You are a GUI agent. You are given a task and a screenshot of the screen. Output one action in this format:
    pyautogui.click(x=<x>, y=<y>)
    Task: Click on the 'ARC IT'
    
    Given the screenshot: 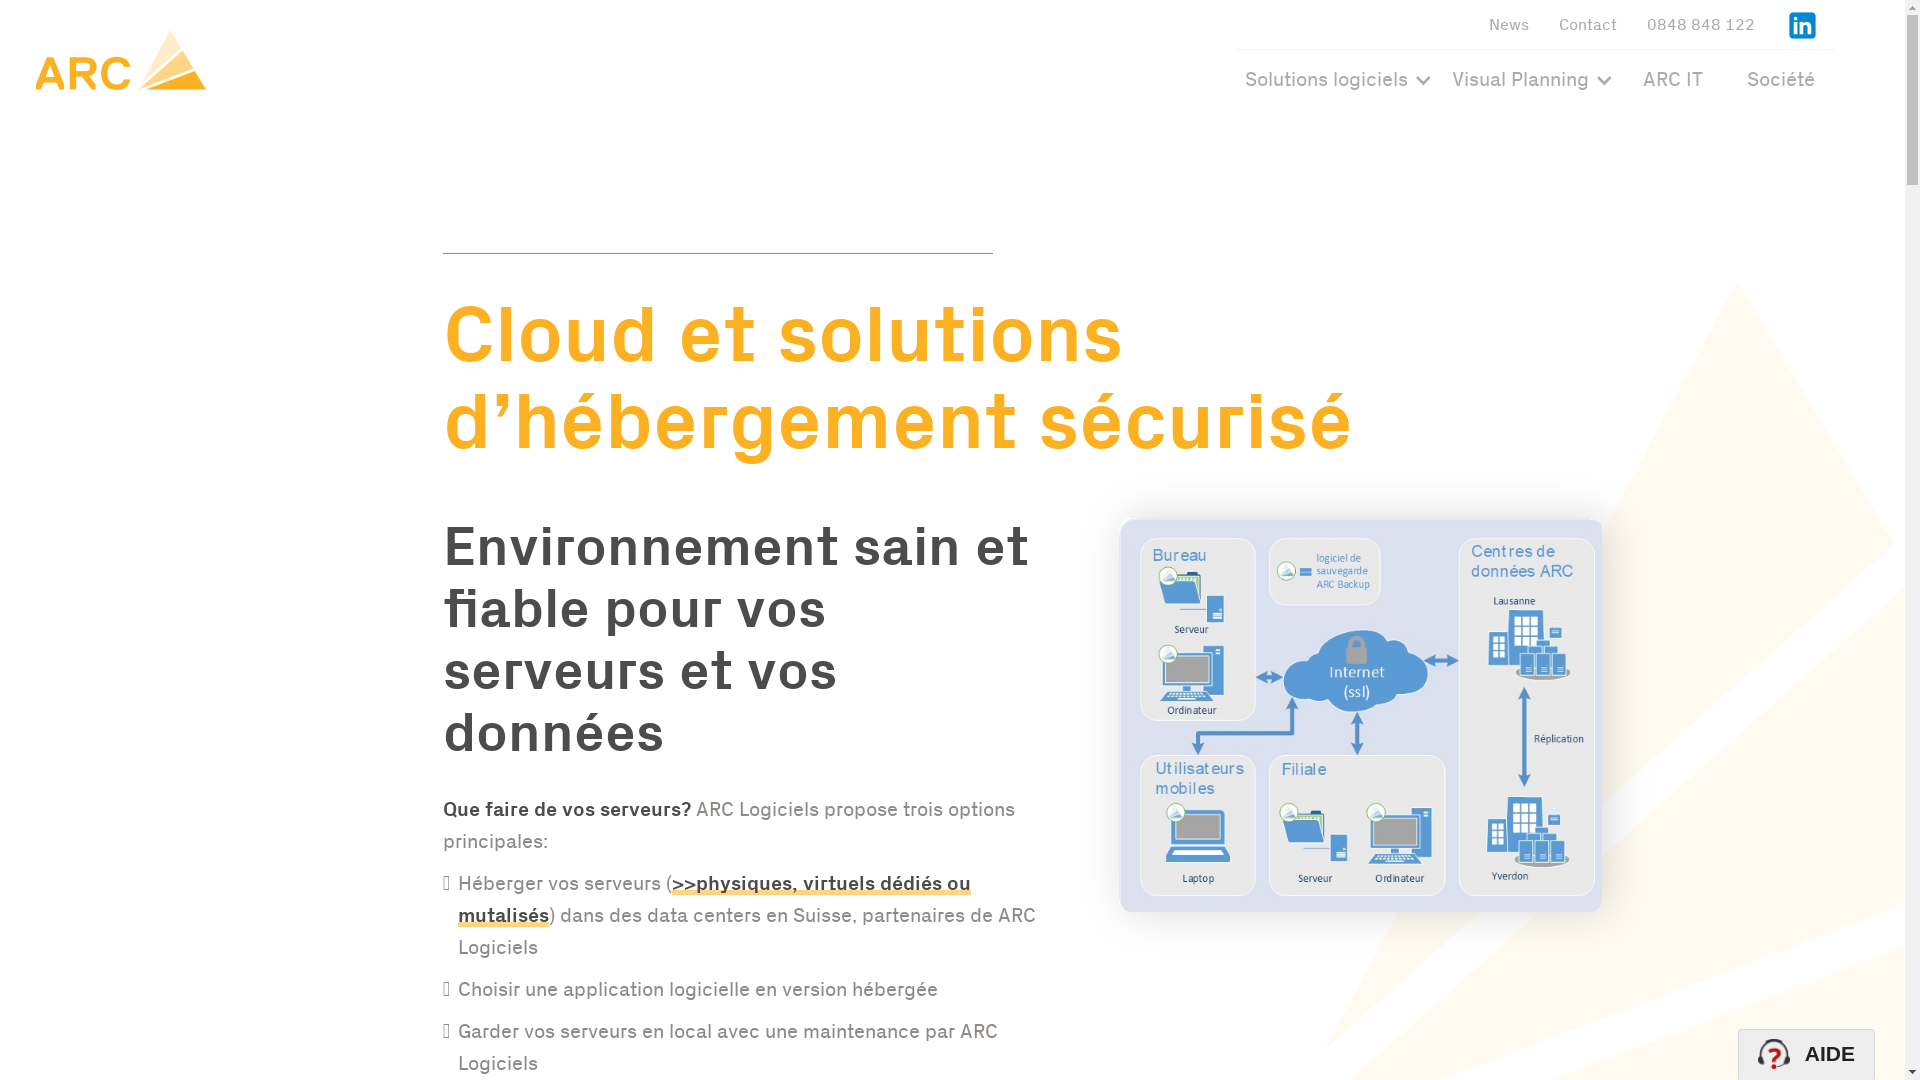 What is the action you would take?
    pyautogui.click(x=1673, y=79)
    